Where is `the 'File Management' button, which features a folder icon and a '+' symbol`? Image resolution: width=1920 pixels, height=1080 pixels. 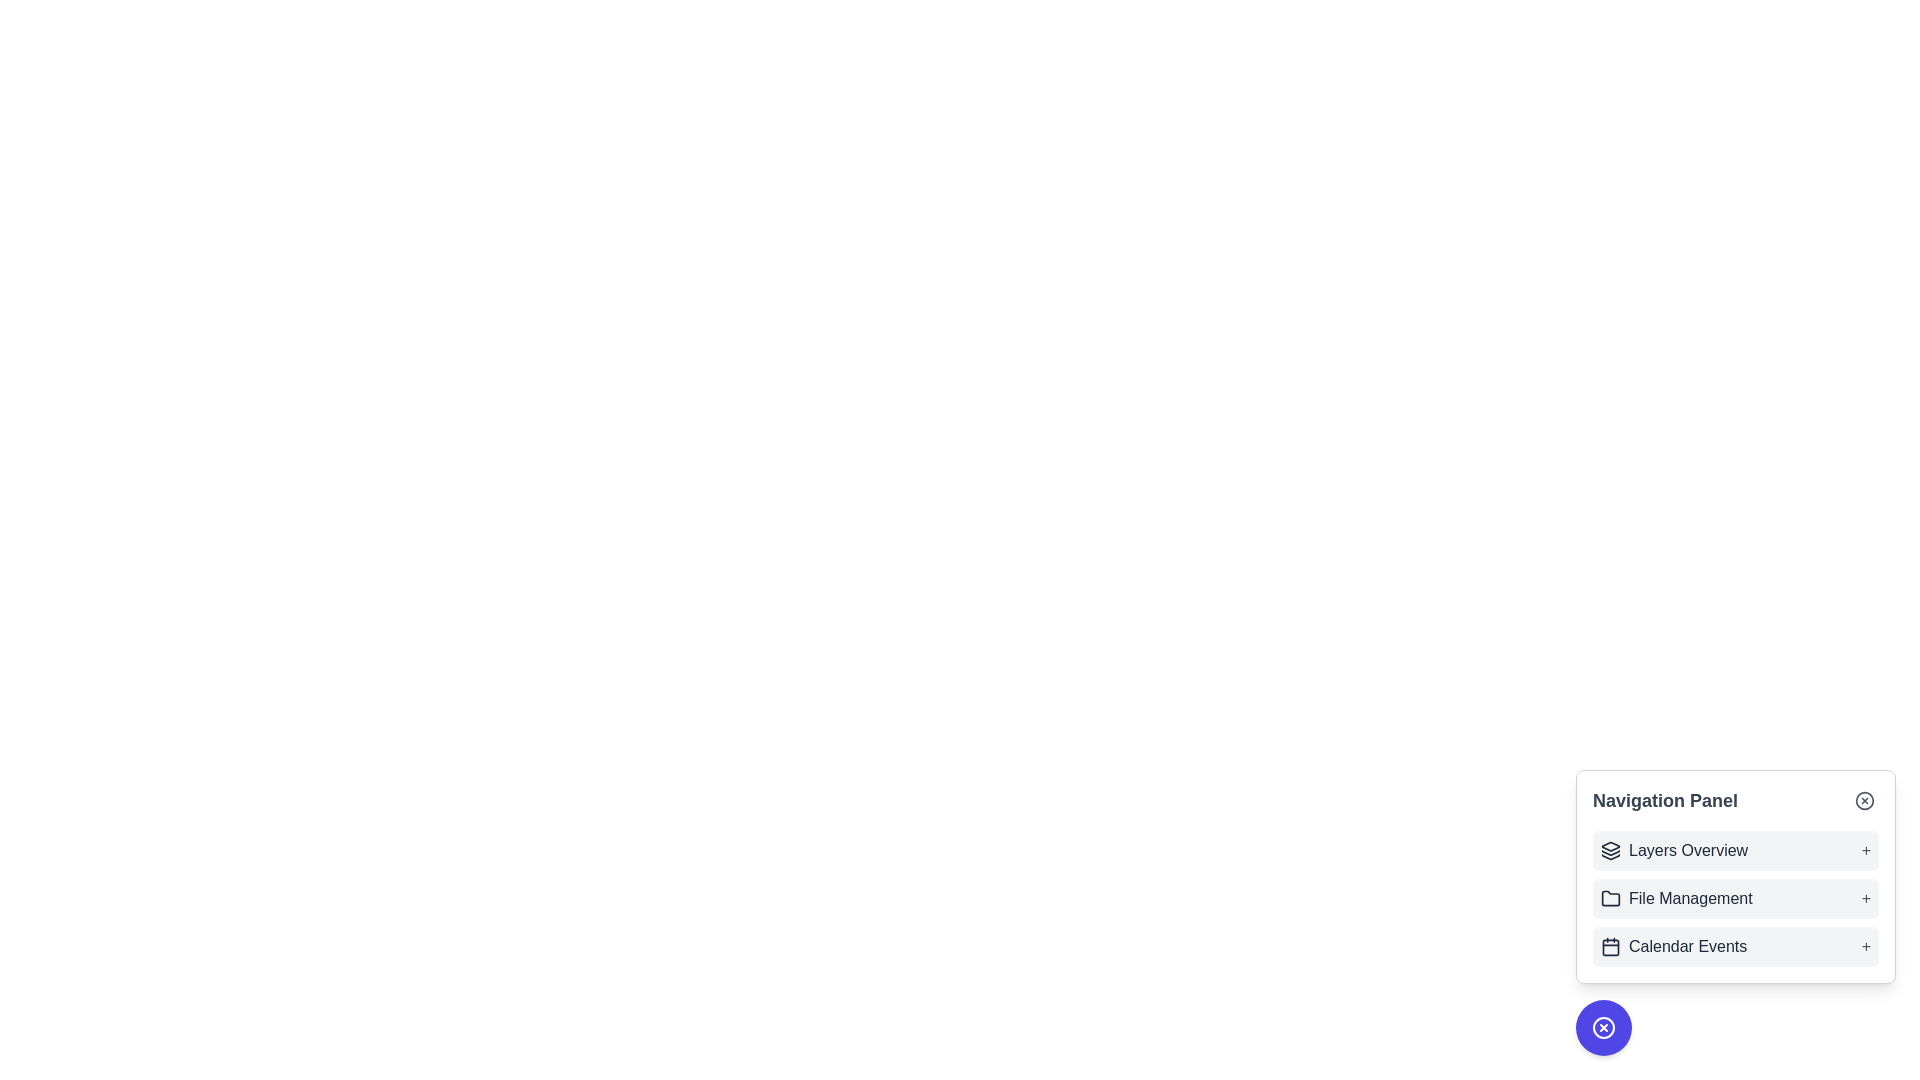 the 'File Management' button, which features a folder icon and a '+' symbol is located at coordinates (1735, 897).